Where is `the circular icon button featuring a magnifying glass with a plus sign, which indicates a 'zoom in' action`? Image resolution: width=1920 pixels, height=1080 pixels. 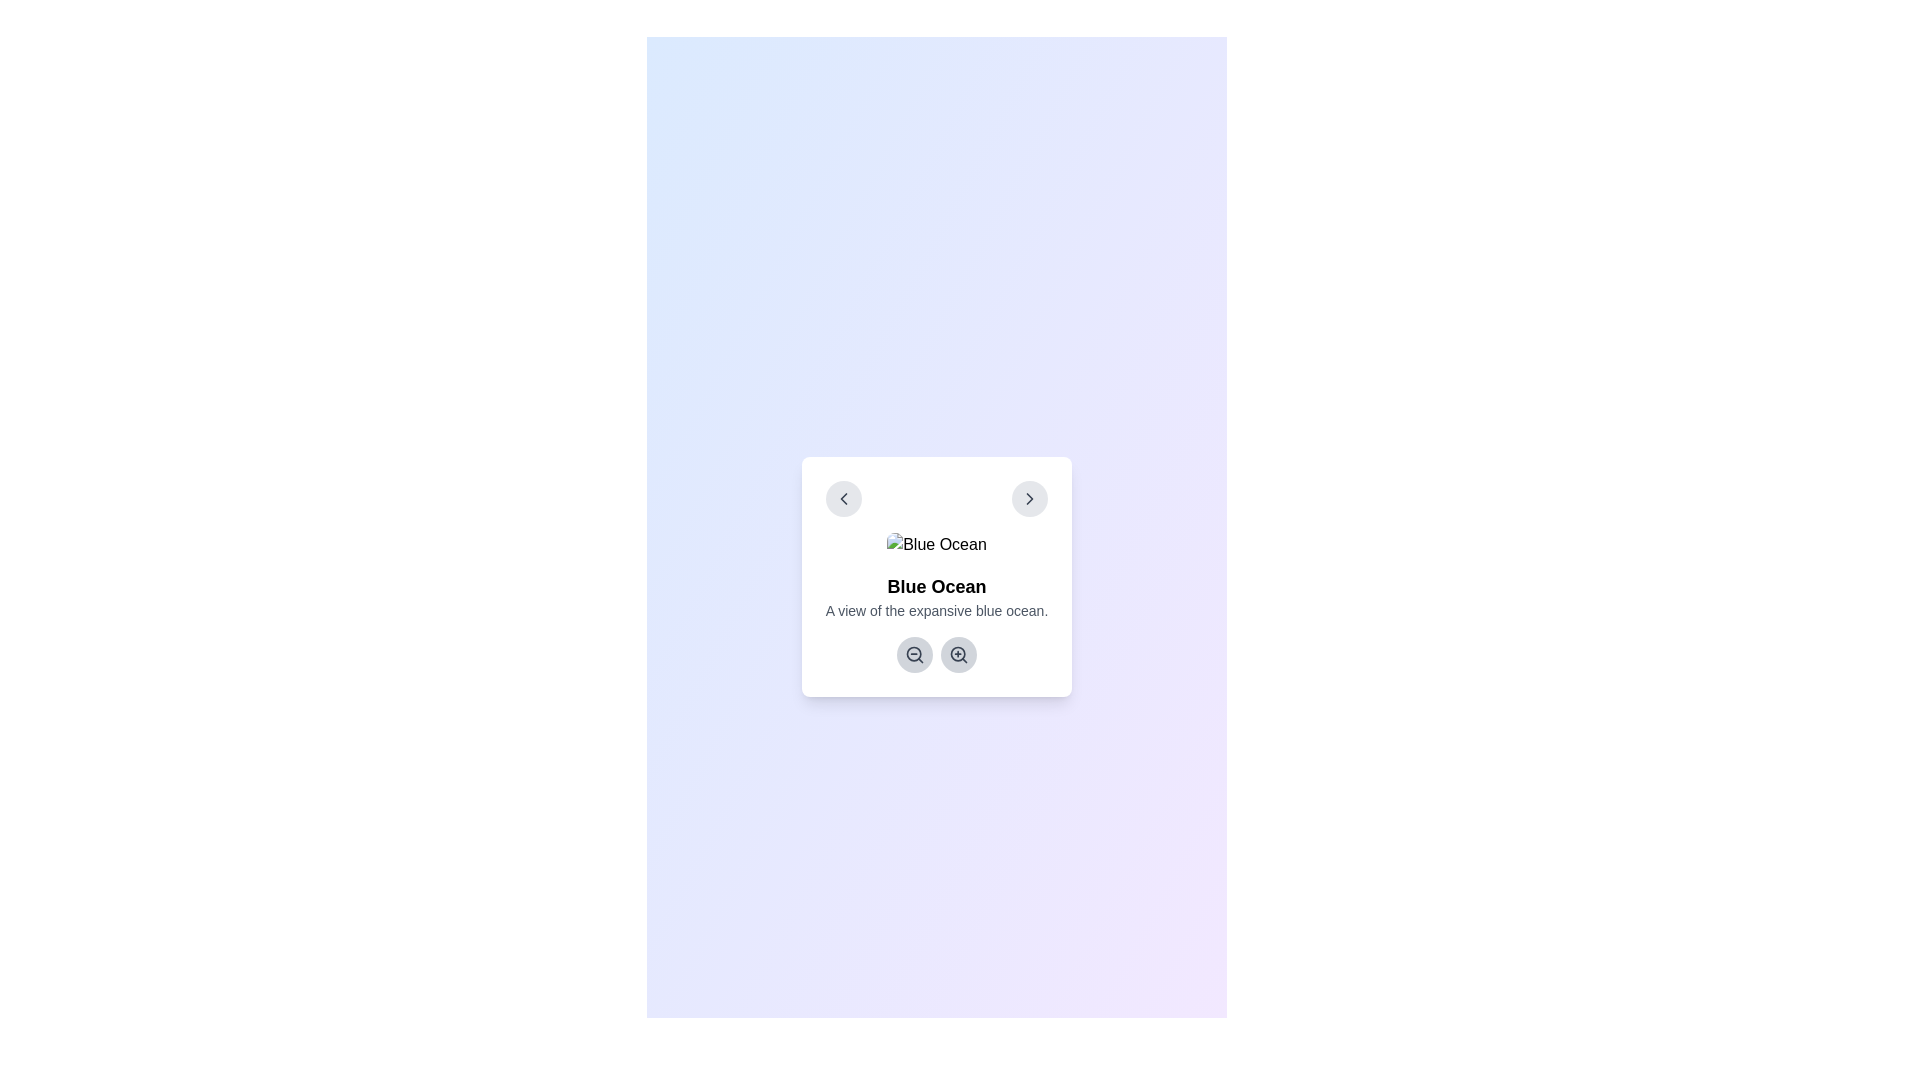 the circular icon button featuring a magnifying glass with a plus sign, which indicates a 'zoom in' action is located at coordinates (958, 655).